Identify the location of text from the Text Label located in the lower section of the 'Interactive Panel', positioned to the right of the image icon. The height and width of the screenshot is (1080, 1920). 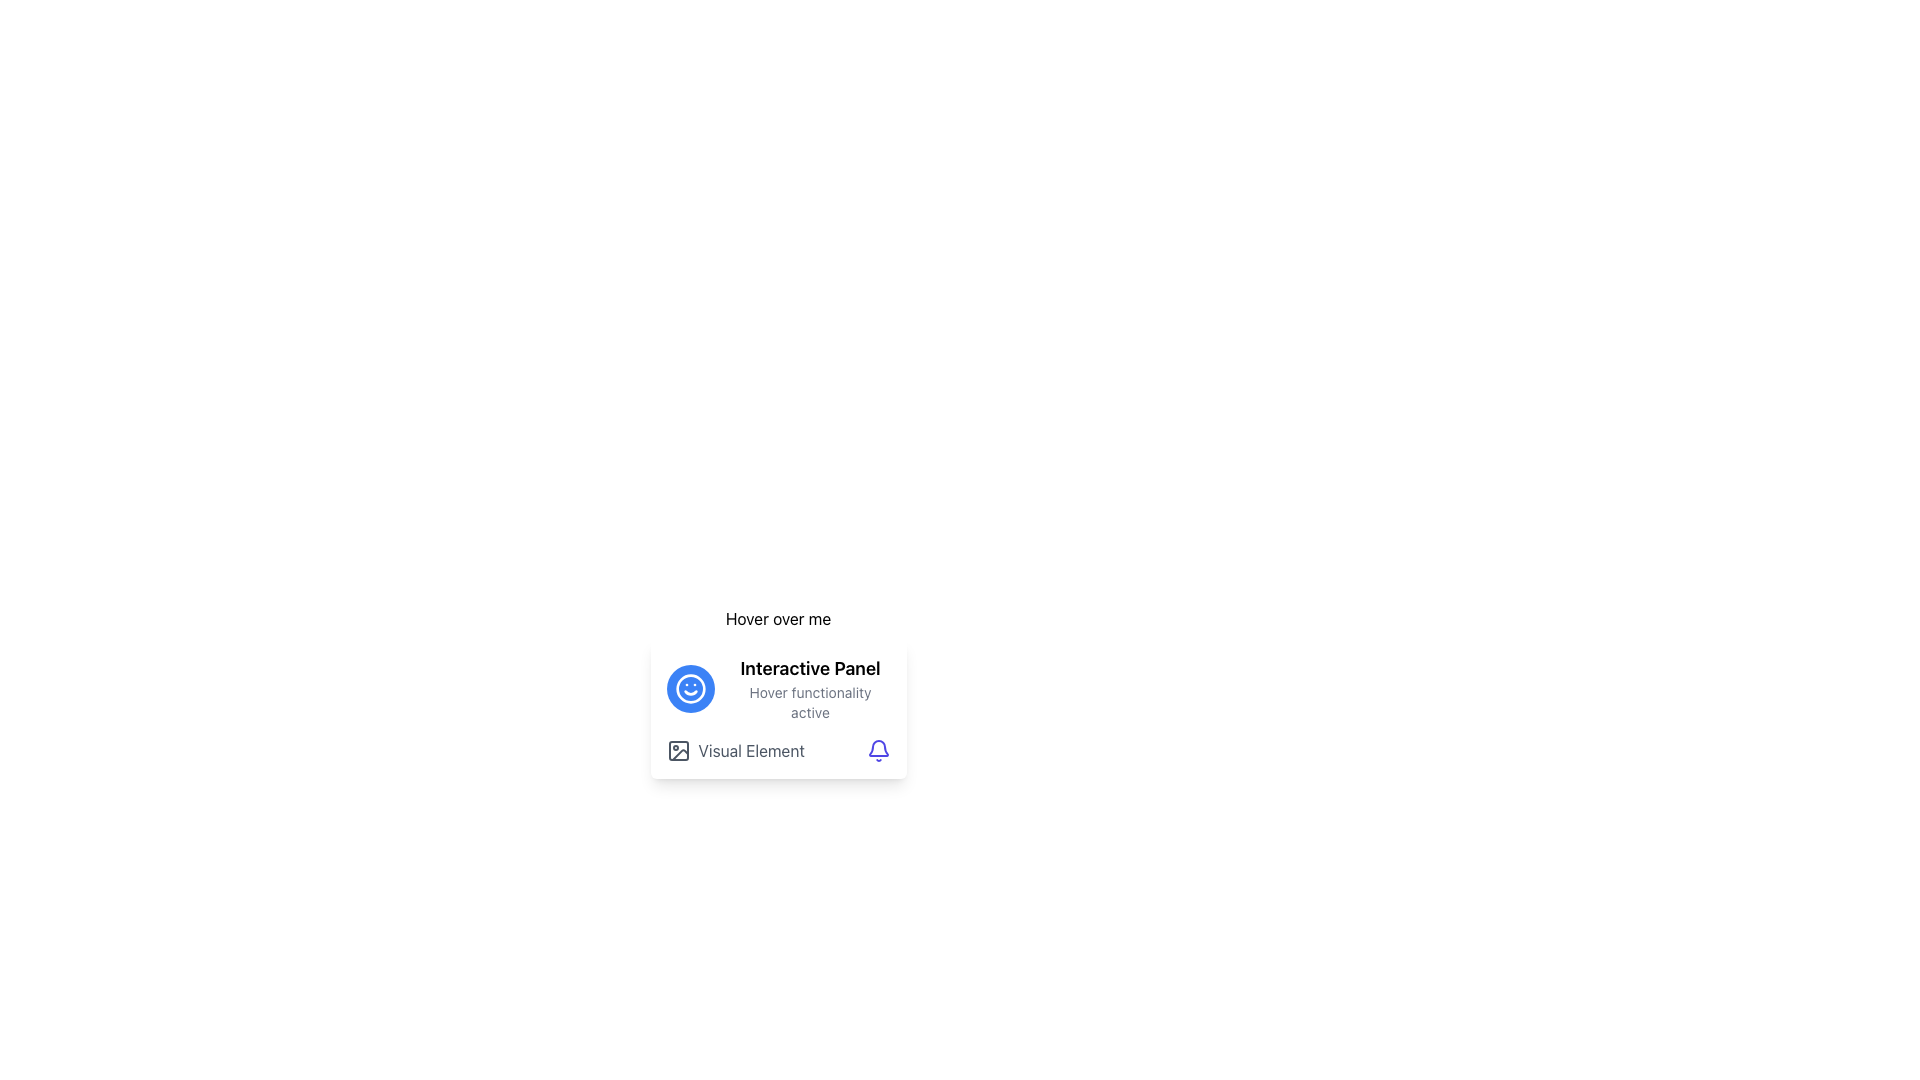
(750, 751).